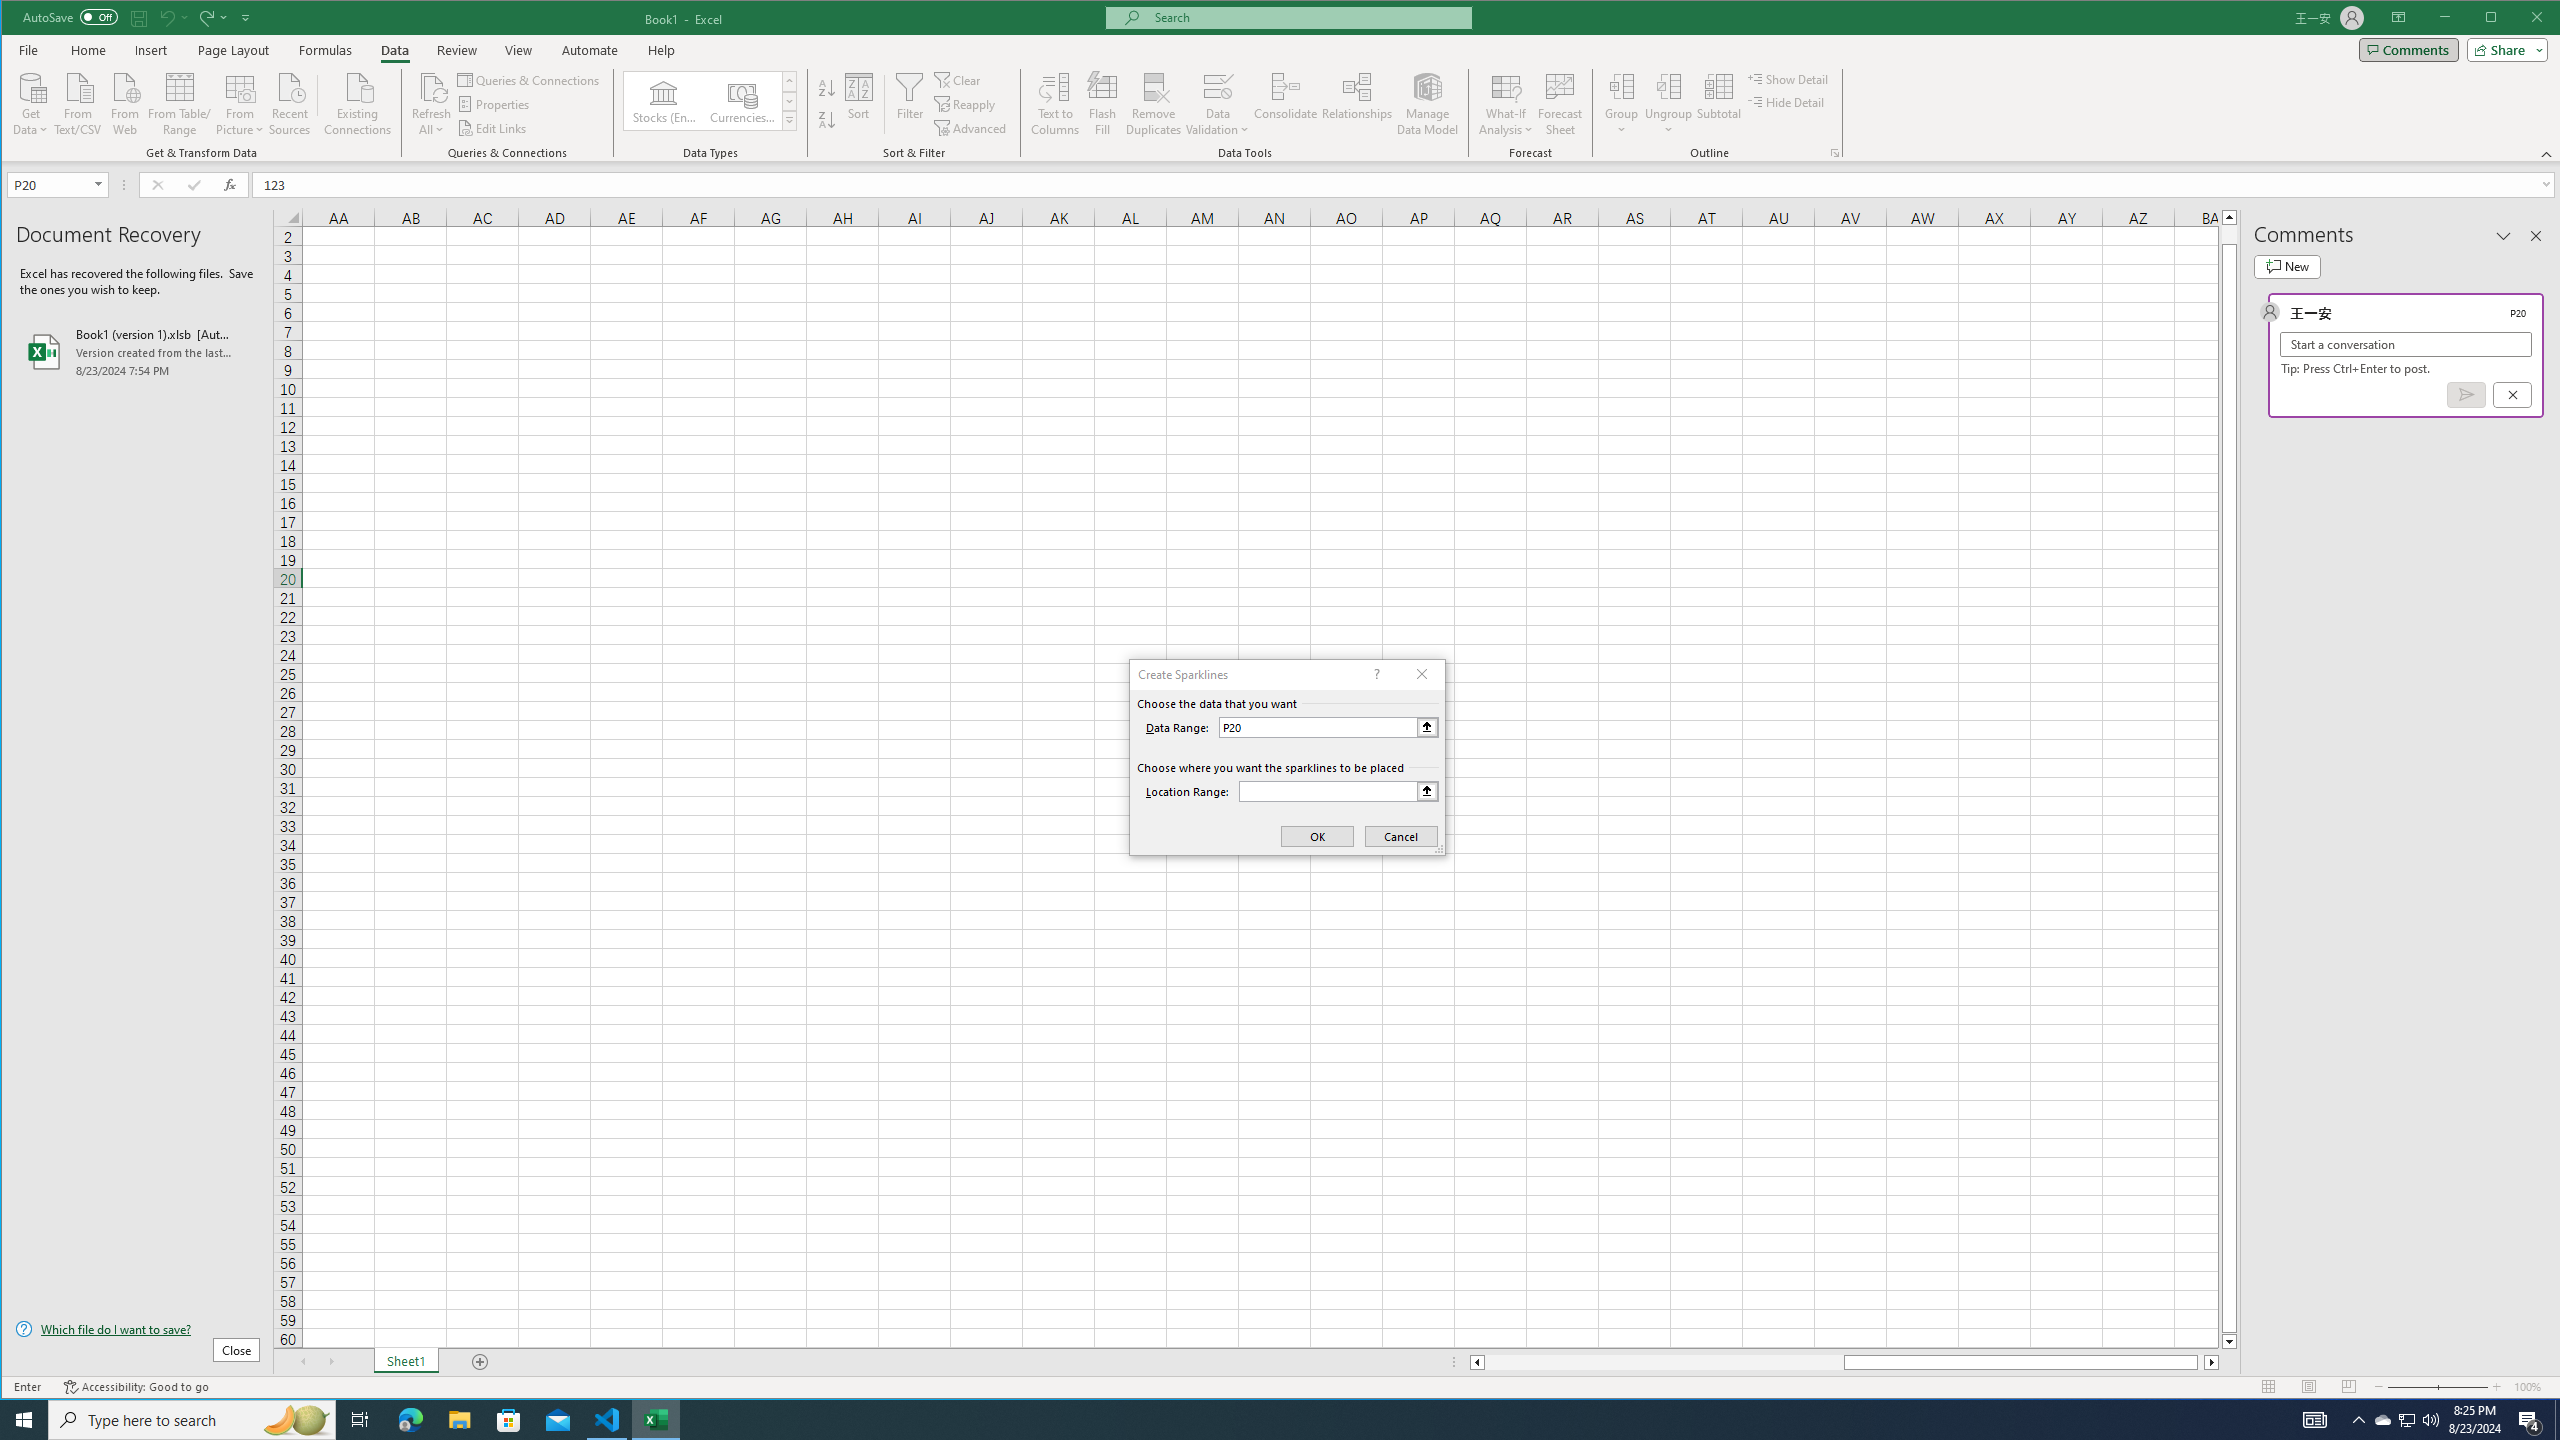 The image size is (2560, 1440). What do you see at coordinates (826, 119) in the screenshot?
I see `'Sort Largest to Smallest'` at bounding box center [826, 119].